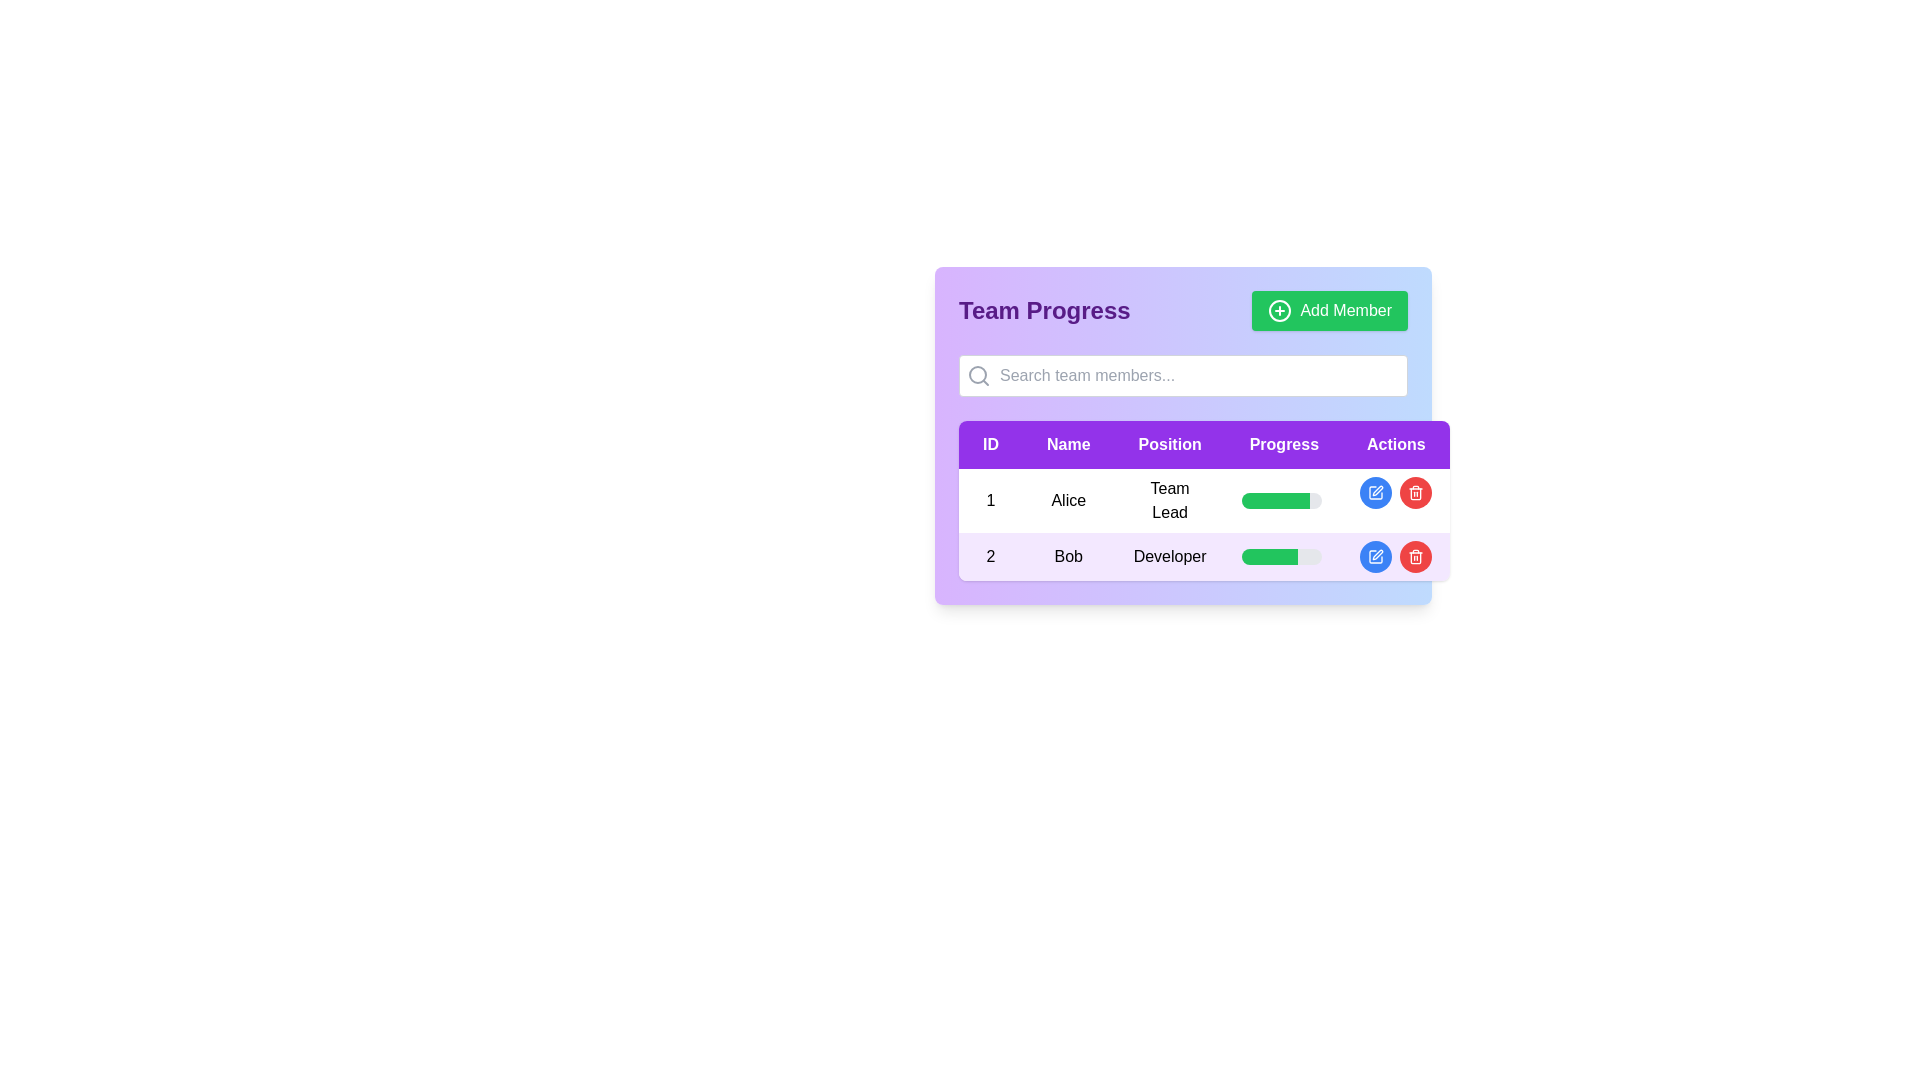  I want to click on the 'Add Member' icon located within the 'Add Member' button in the upper-right area of the 'Team Progress' card UI, so click(1280, 311).